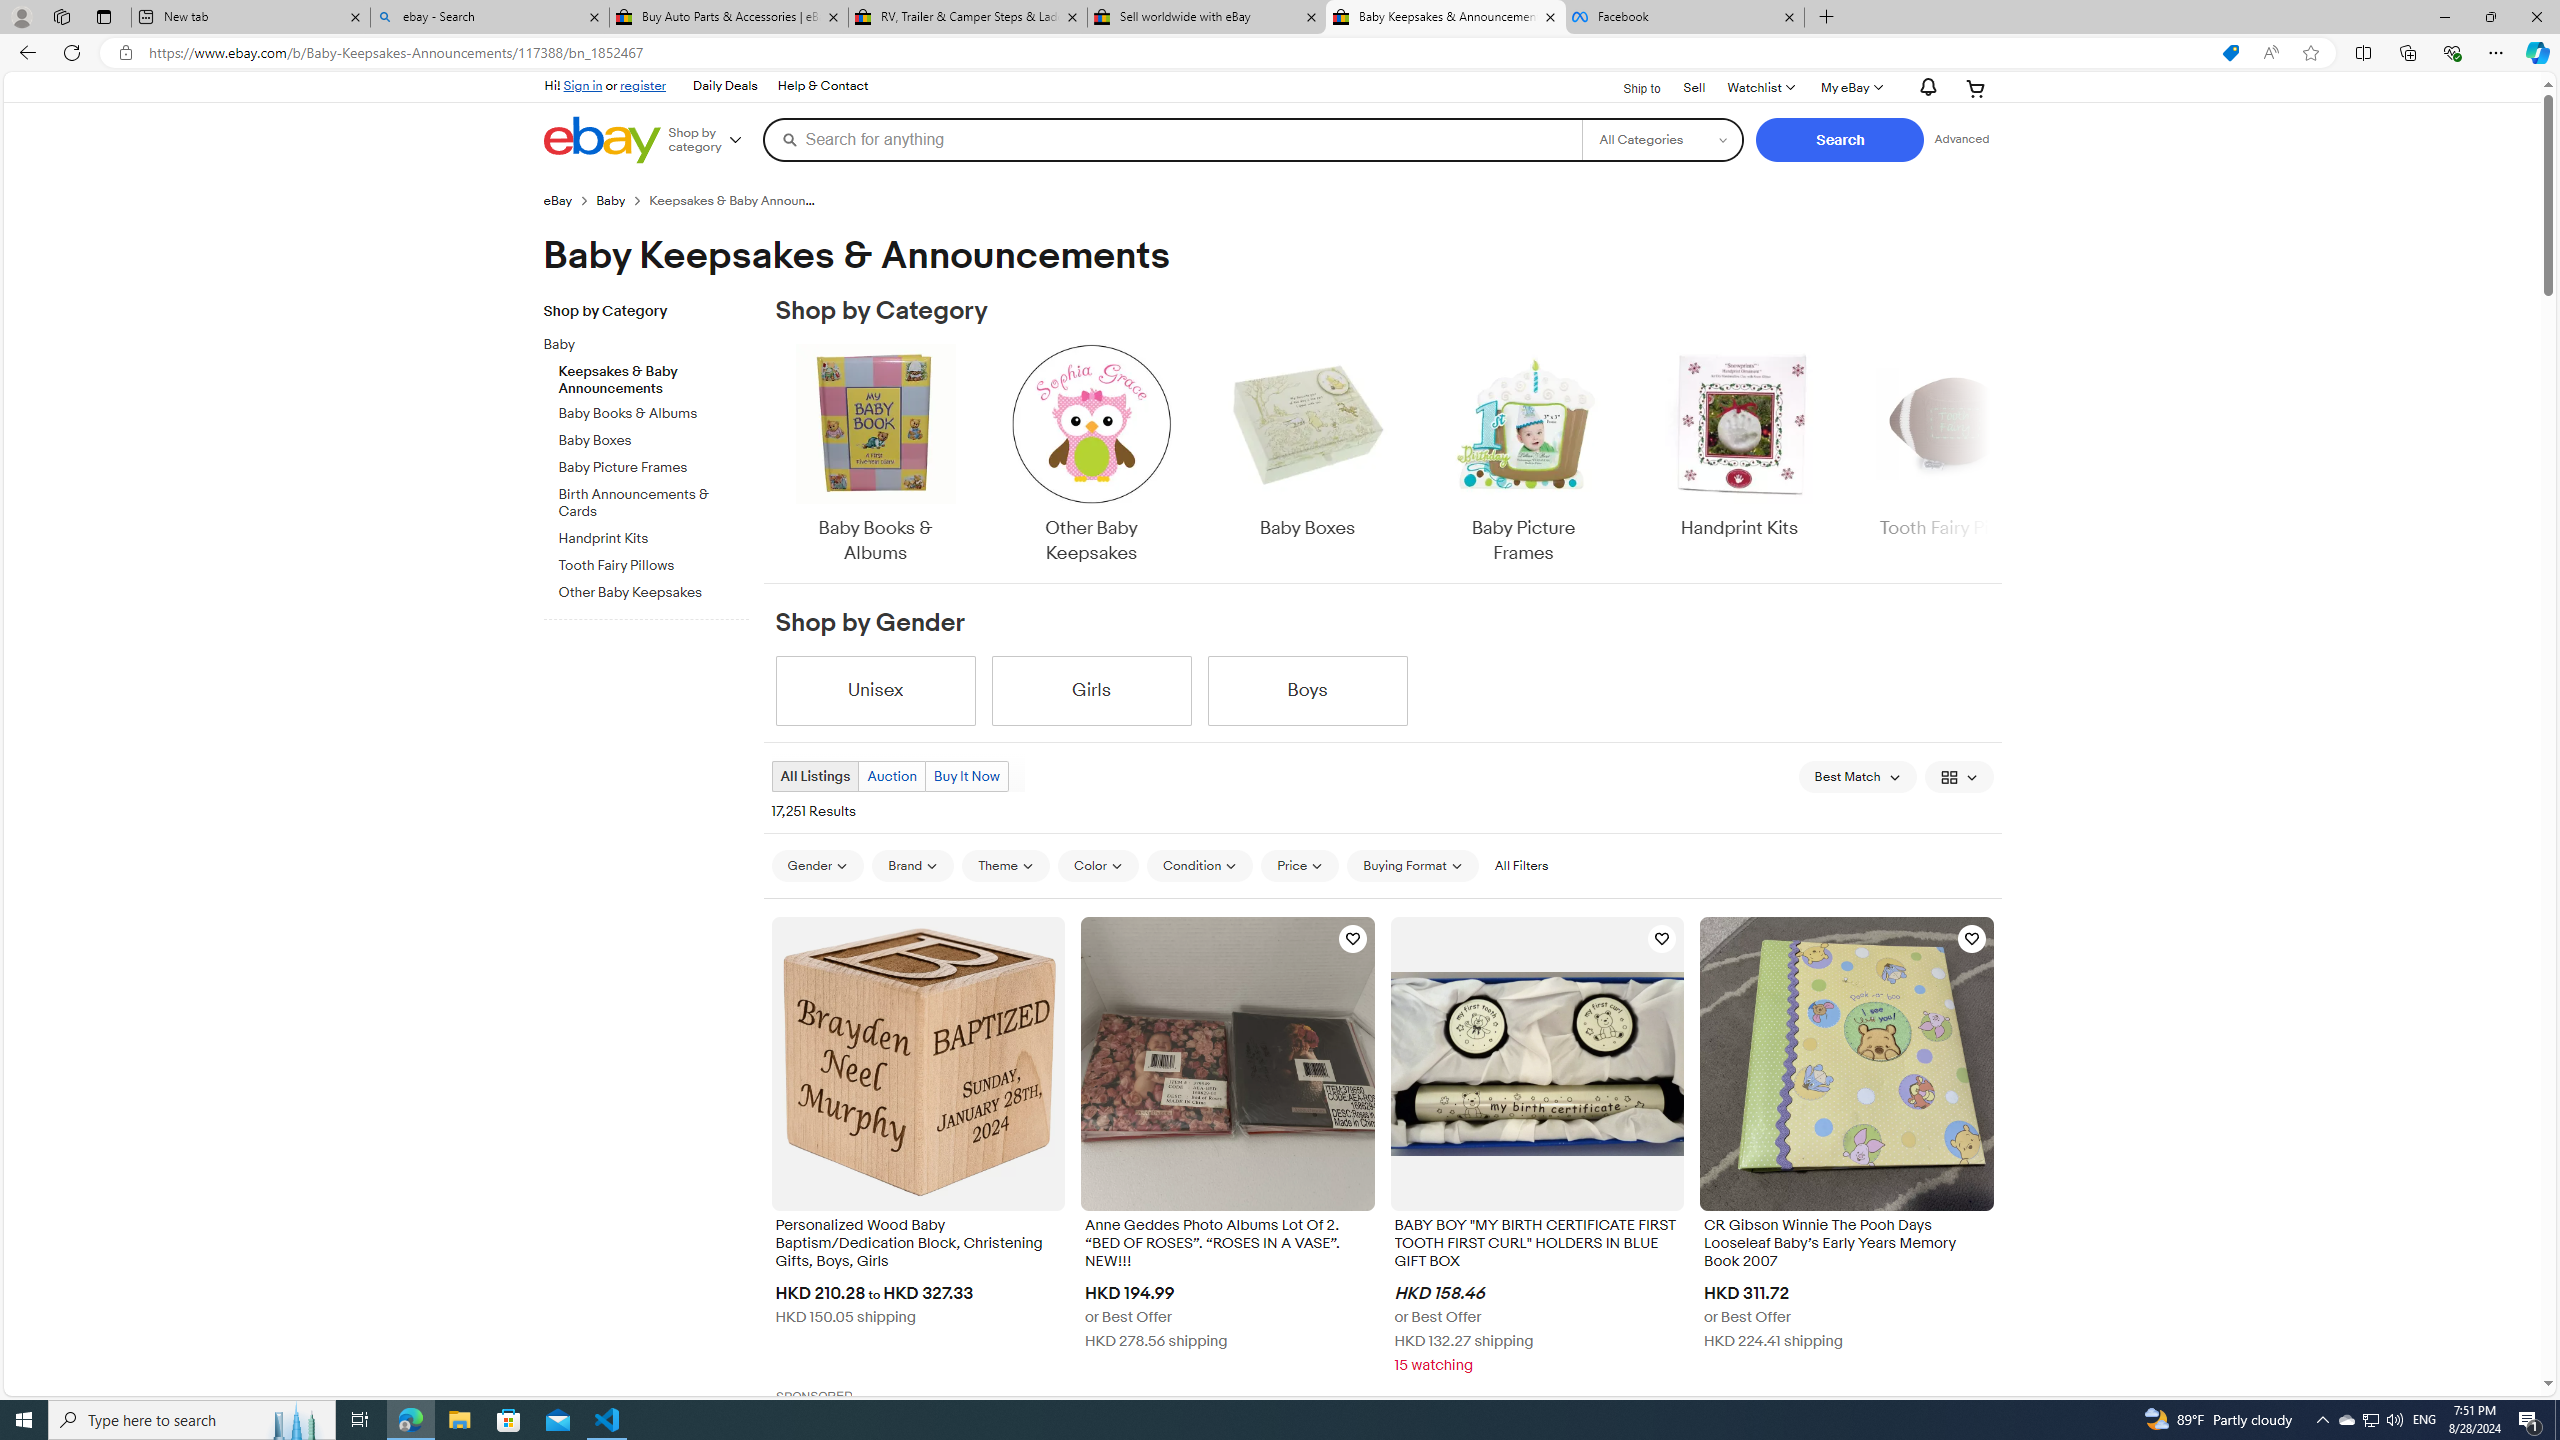  What do you see at coordinates (653, 502) in the screenshot?
I see `'Birth Announcements & Cards'` at bounding box center [653, 502].